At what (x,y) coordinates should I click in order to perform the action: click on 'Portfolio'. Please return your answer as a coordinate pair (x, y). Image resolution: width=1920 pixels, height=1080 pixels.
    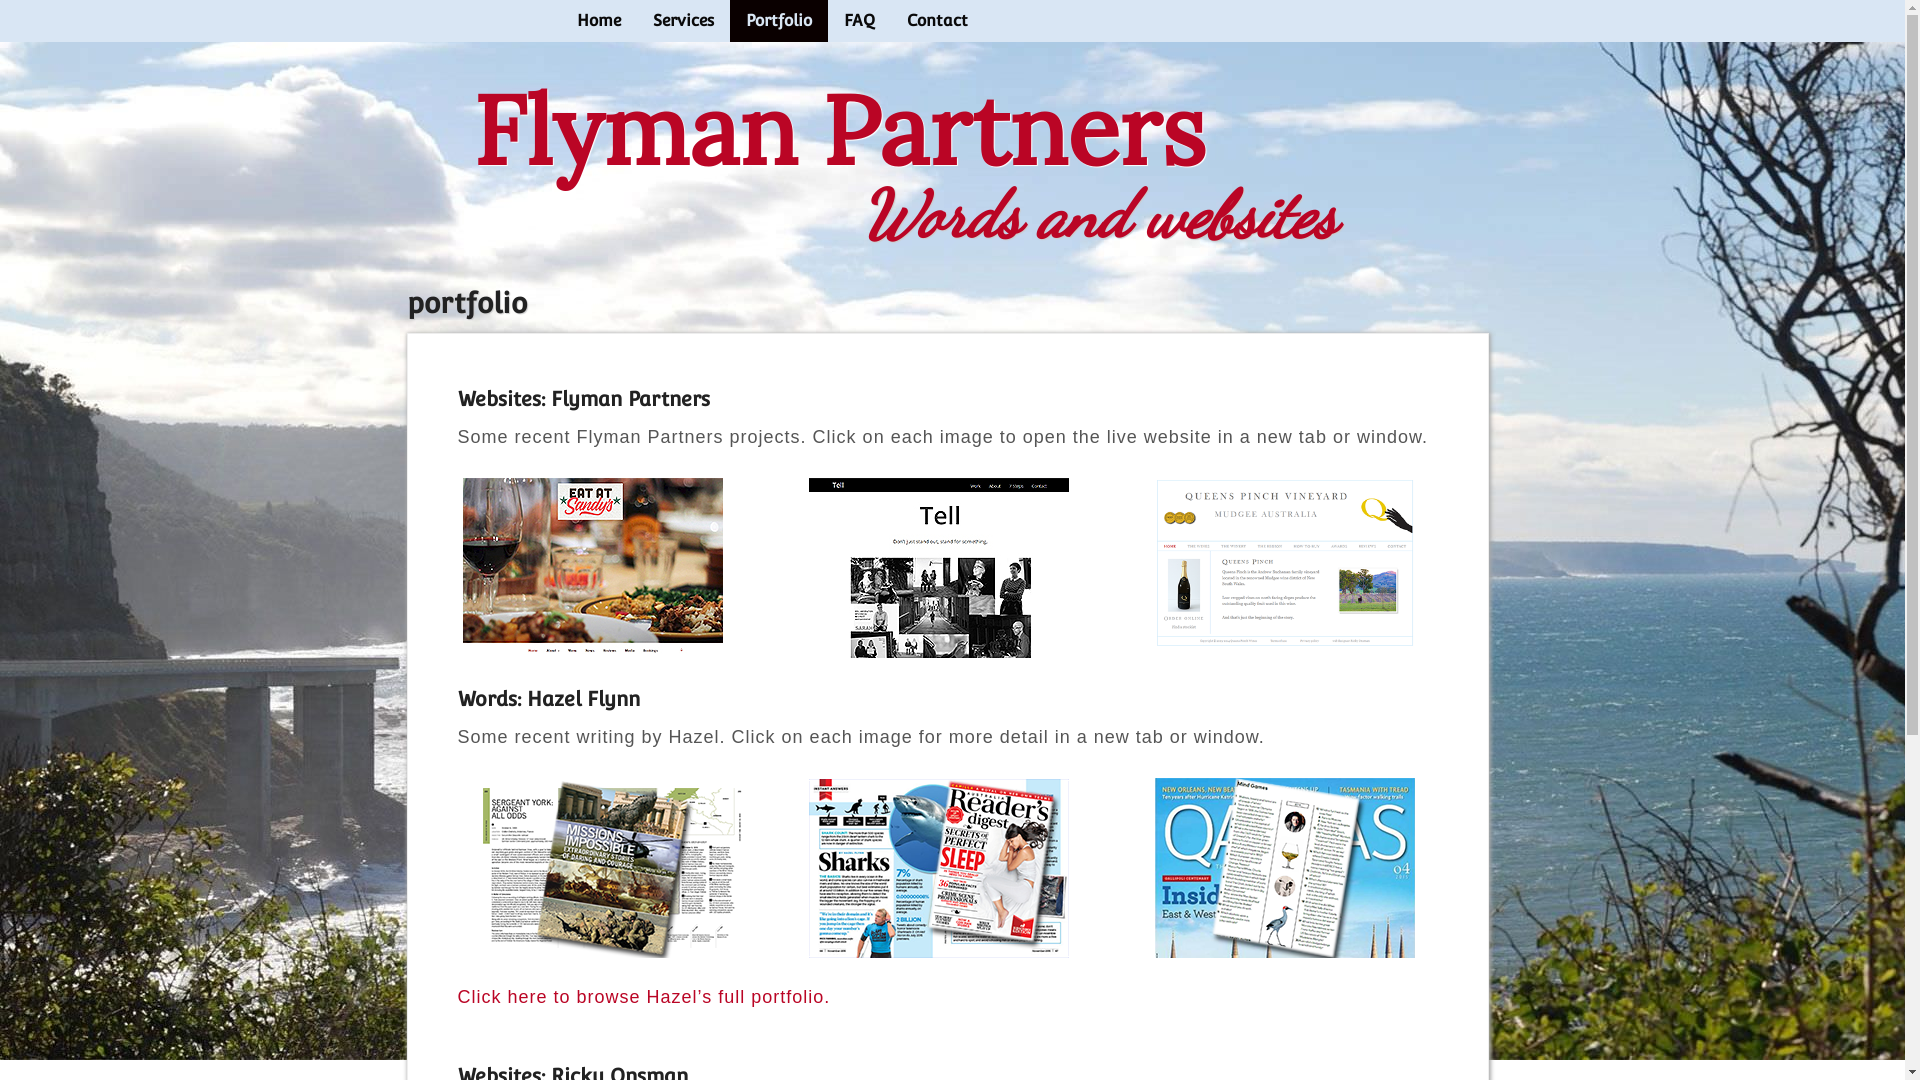
    Looking at the image, I should click on (777, 20).